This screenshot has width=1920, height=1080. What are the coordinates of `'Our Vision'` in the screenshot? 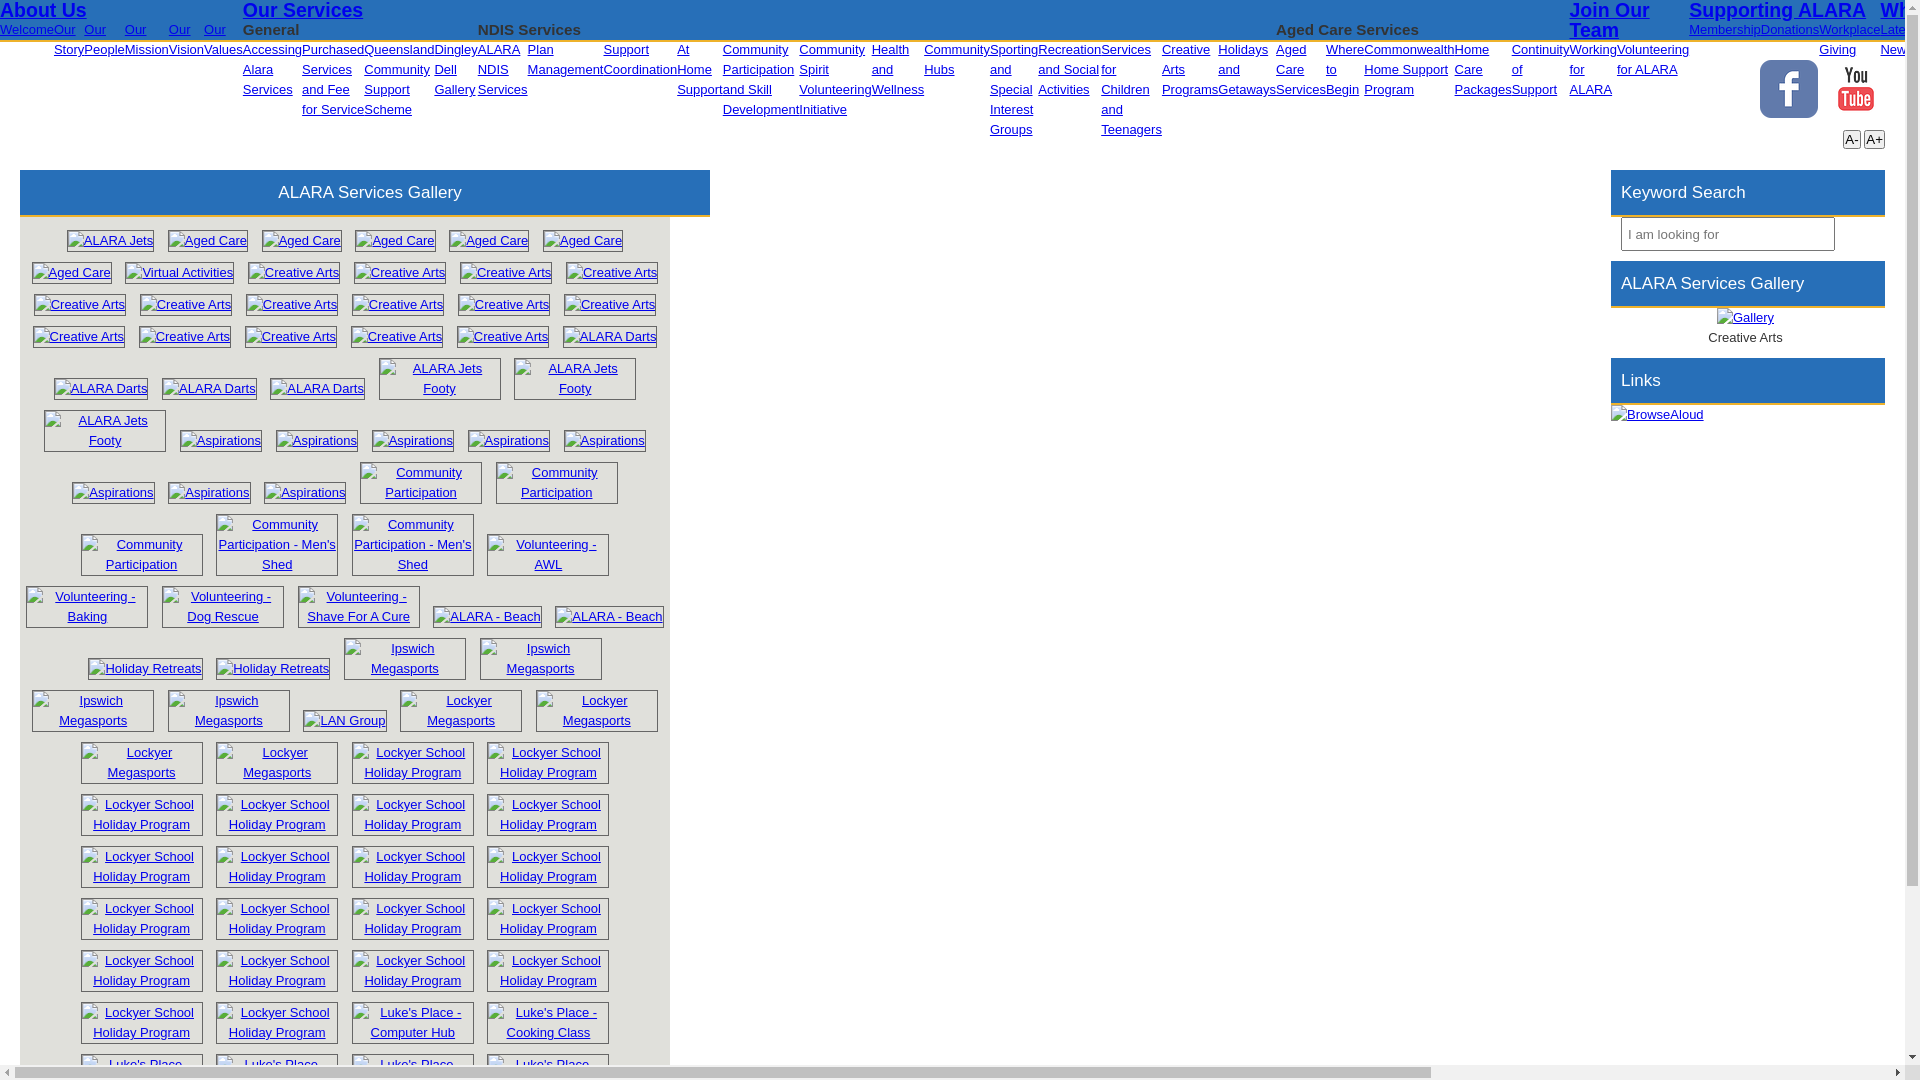 It's located at (186, 39).